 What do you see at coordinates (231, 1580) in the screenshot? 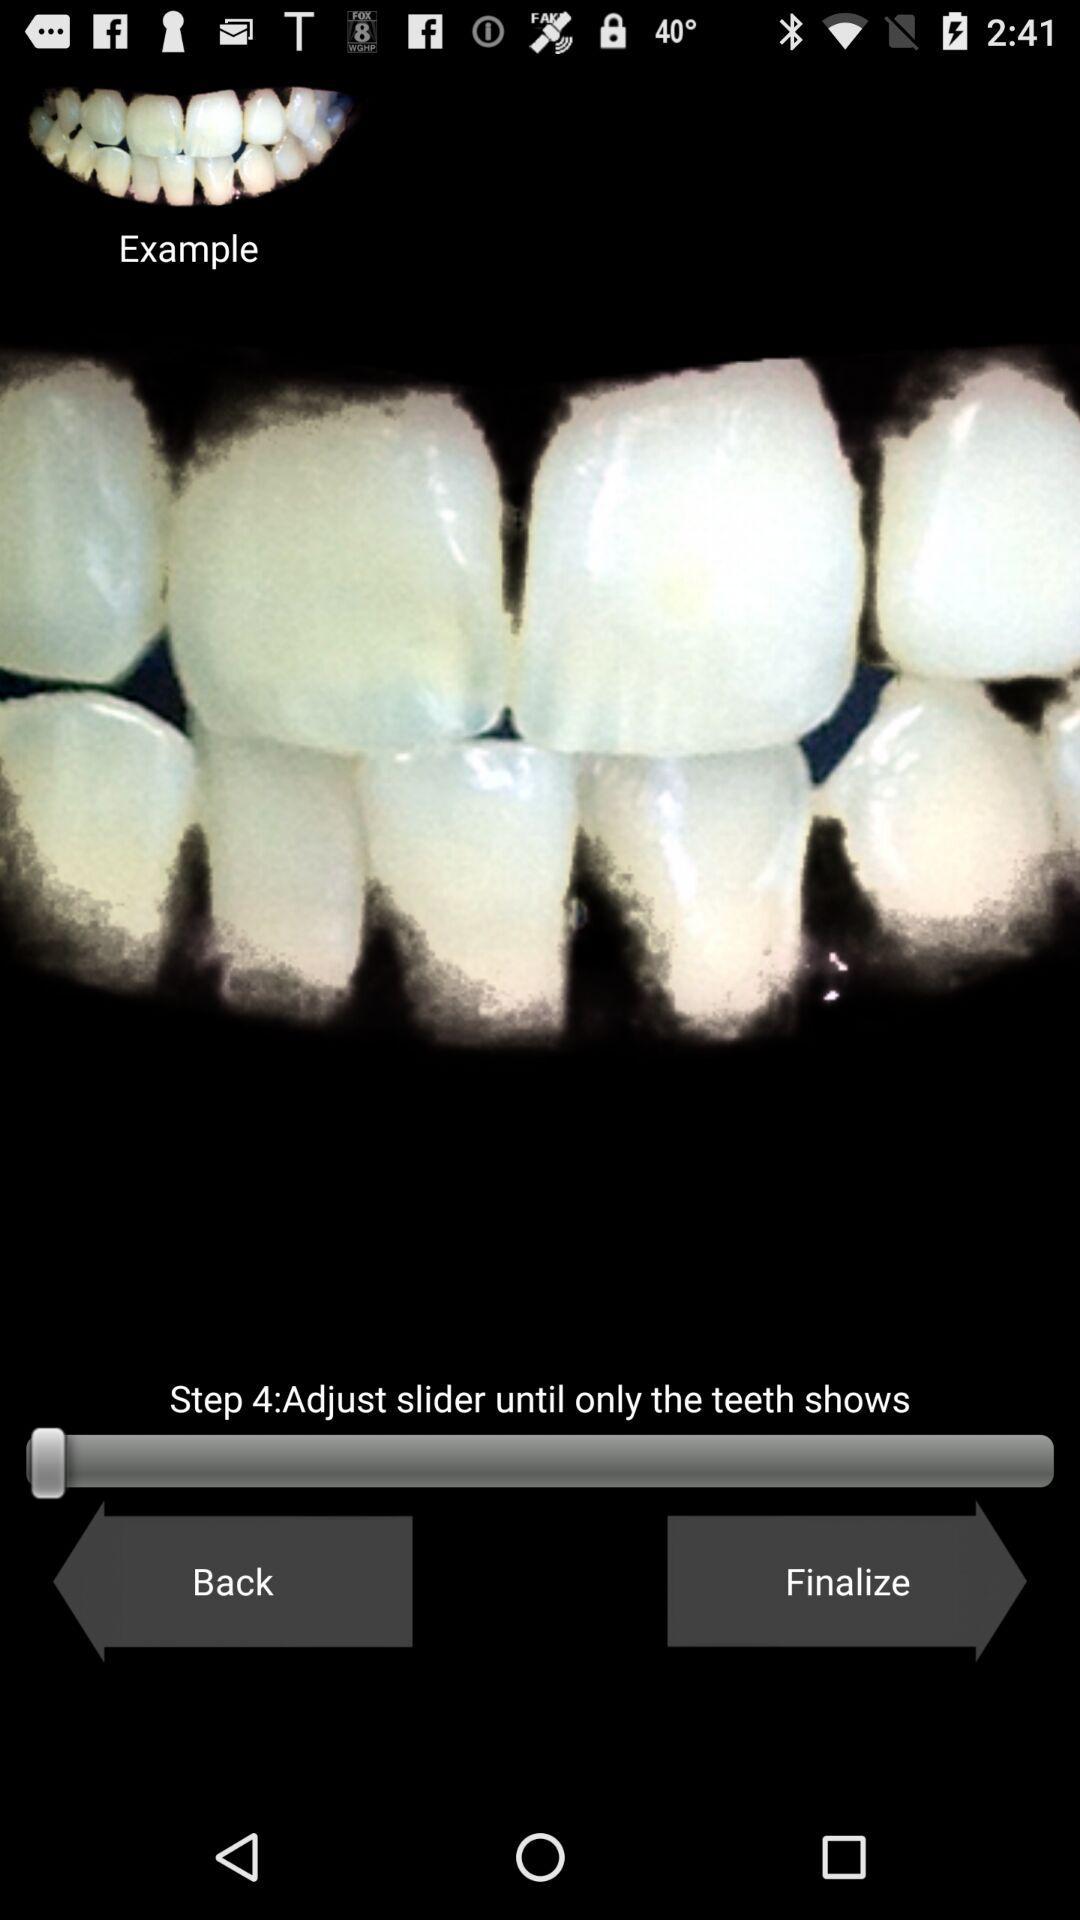
I see `the back at the bottom left corner` at bounding box center [231, 1580].